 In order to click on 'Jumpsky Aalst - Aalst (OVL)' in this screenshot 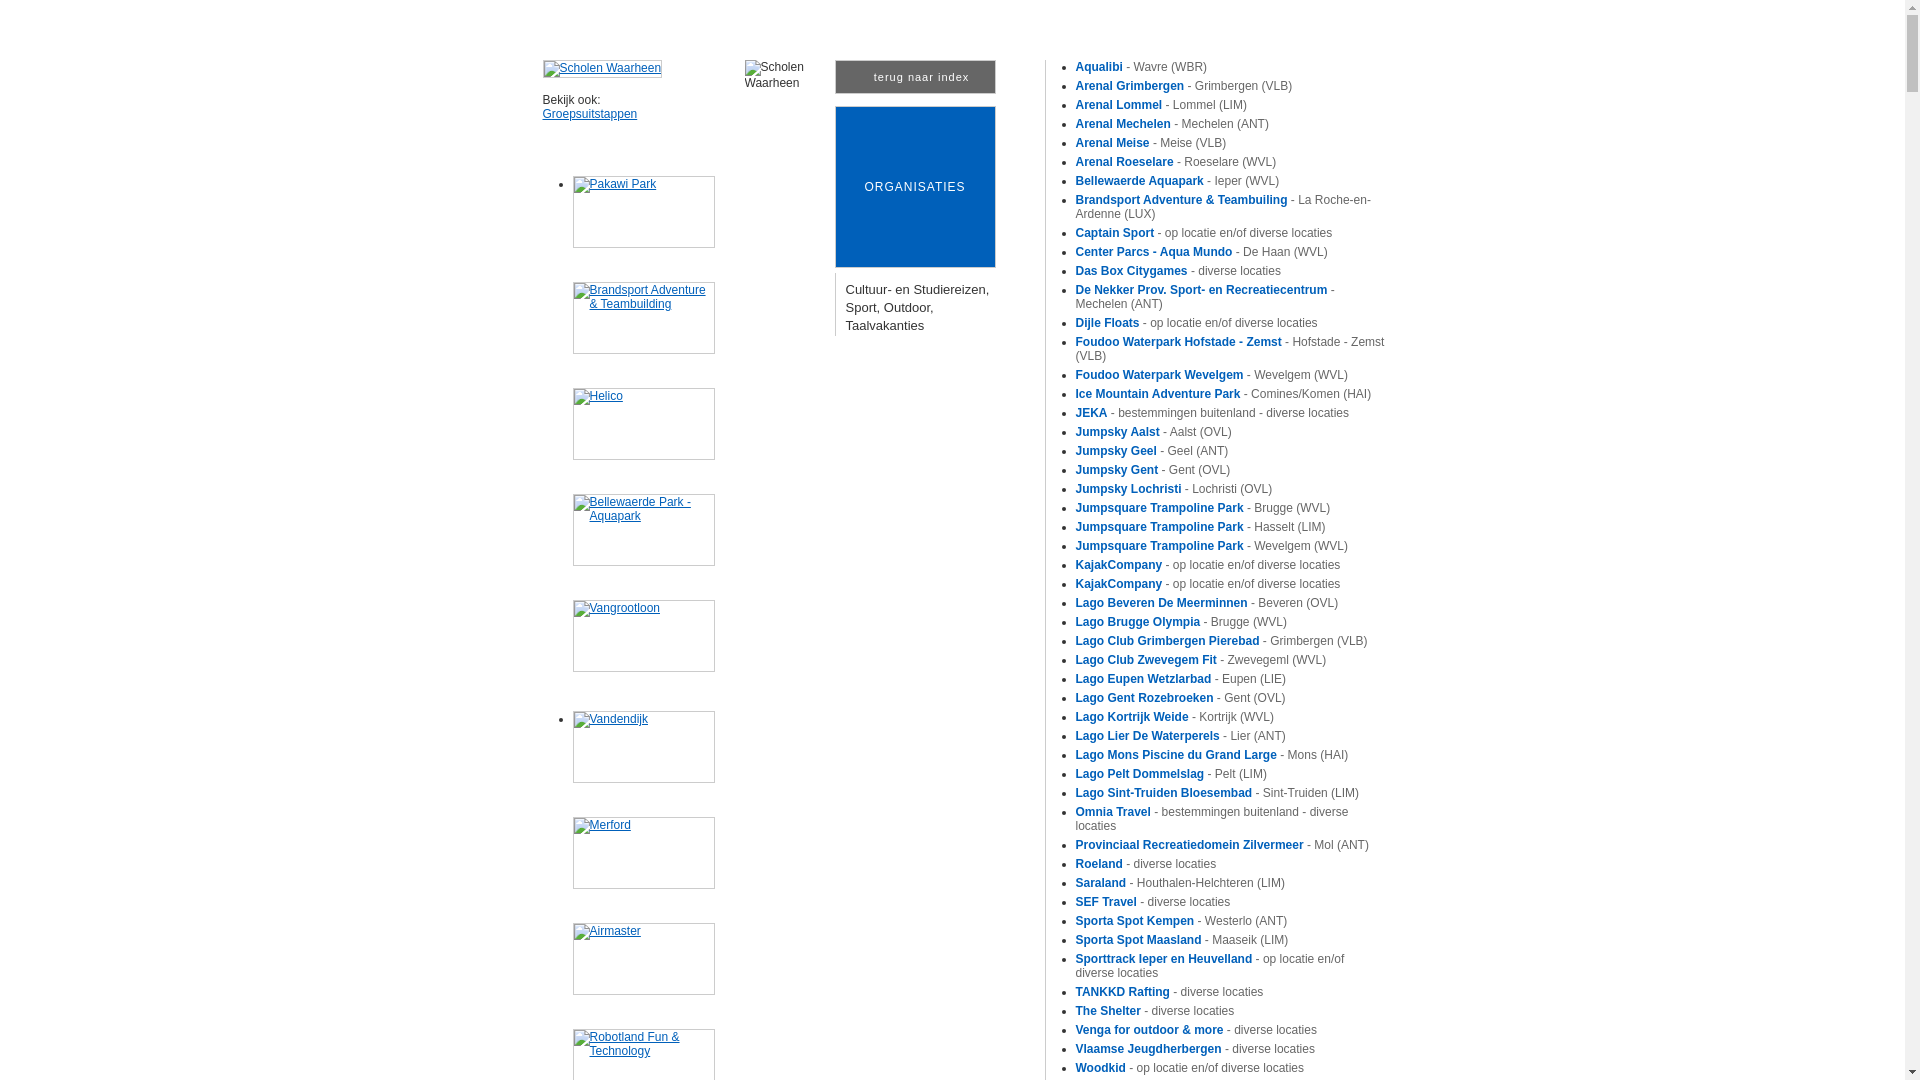, I will do `click(1153, 431)`.